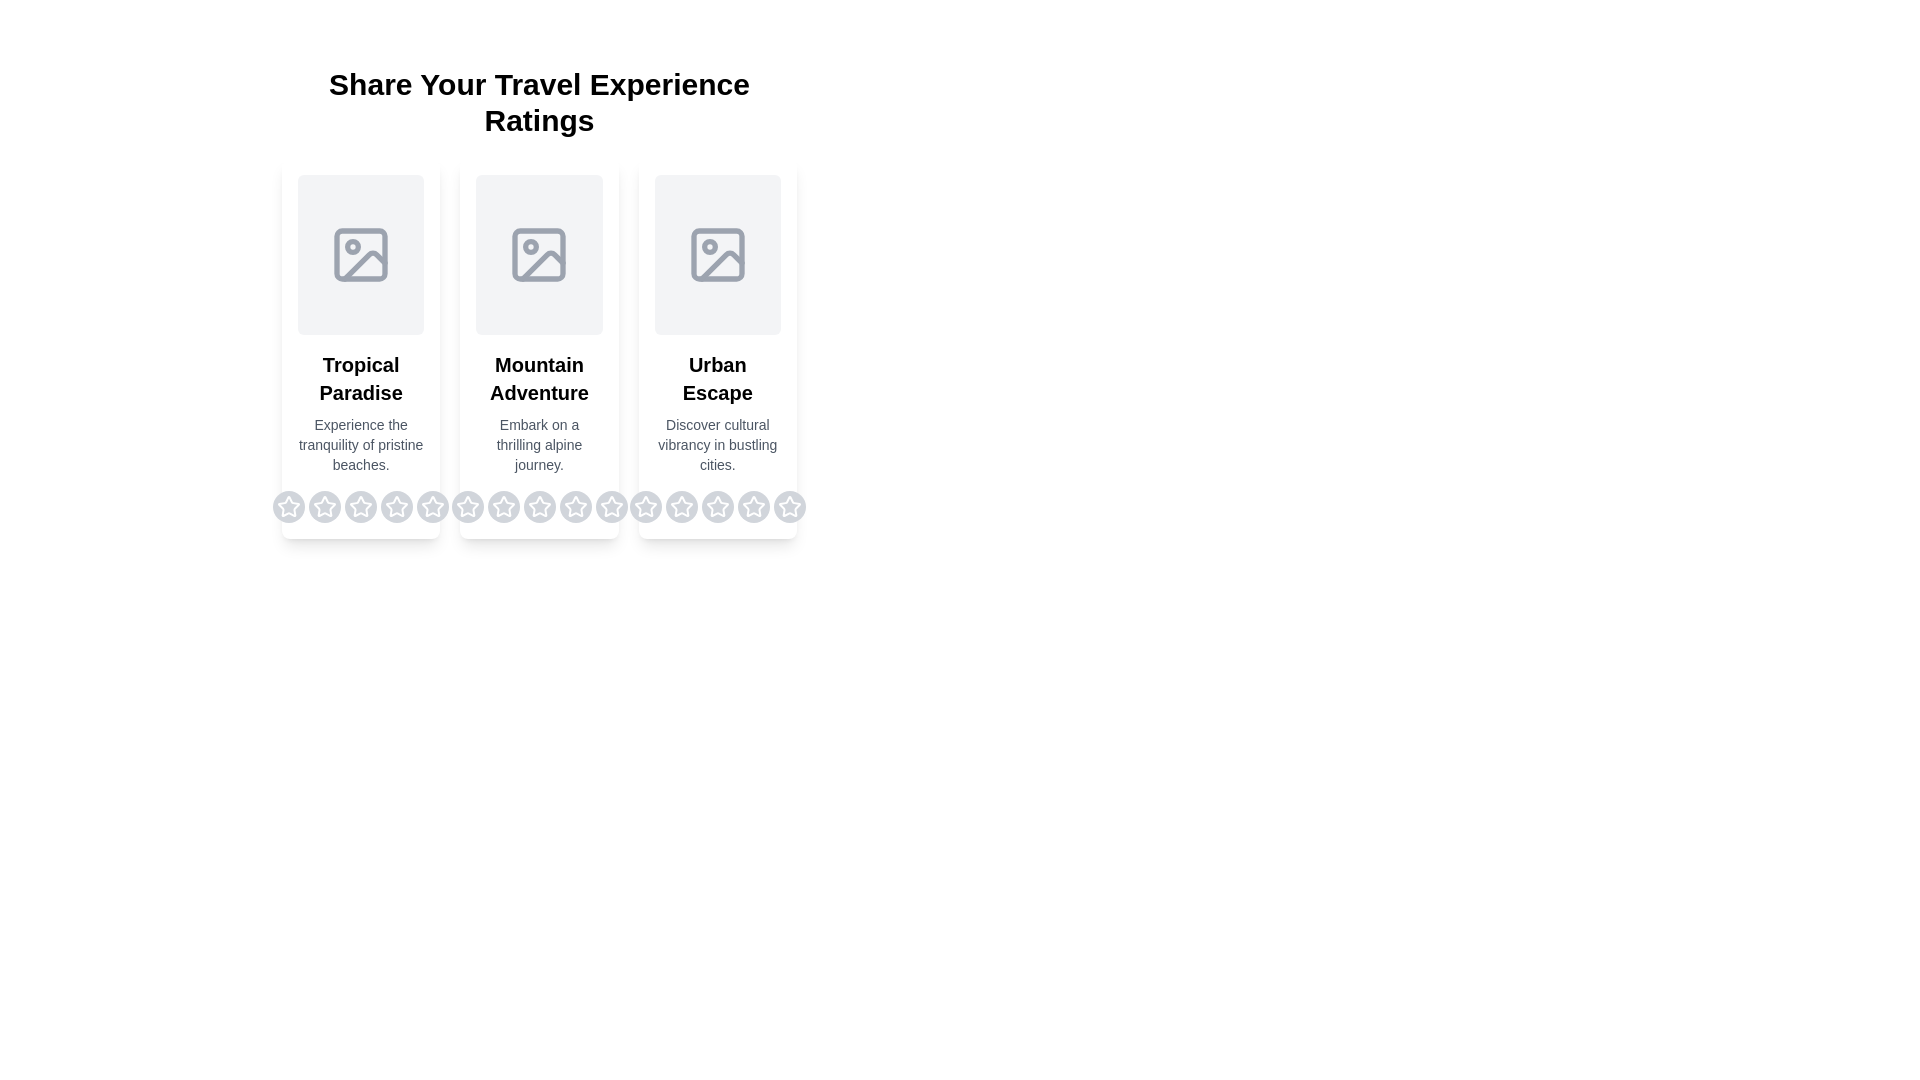 The height and width of the screenshot is (1080, 1920). What do you see at coordinates (288, 505) in the screenshot?
I see `the rating for a destination to 1 stars by clicking on the corresponding star for the destination Tropical Paradise` at bounding box center [288, 505].